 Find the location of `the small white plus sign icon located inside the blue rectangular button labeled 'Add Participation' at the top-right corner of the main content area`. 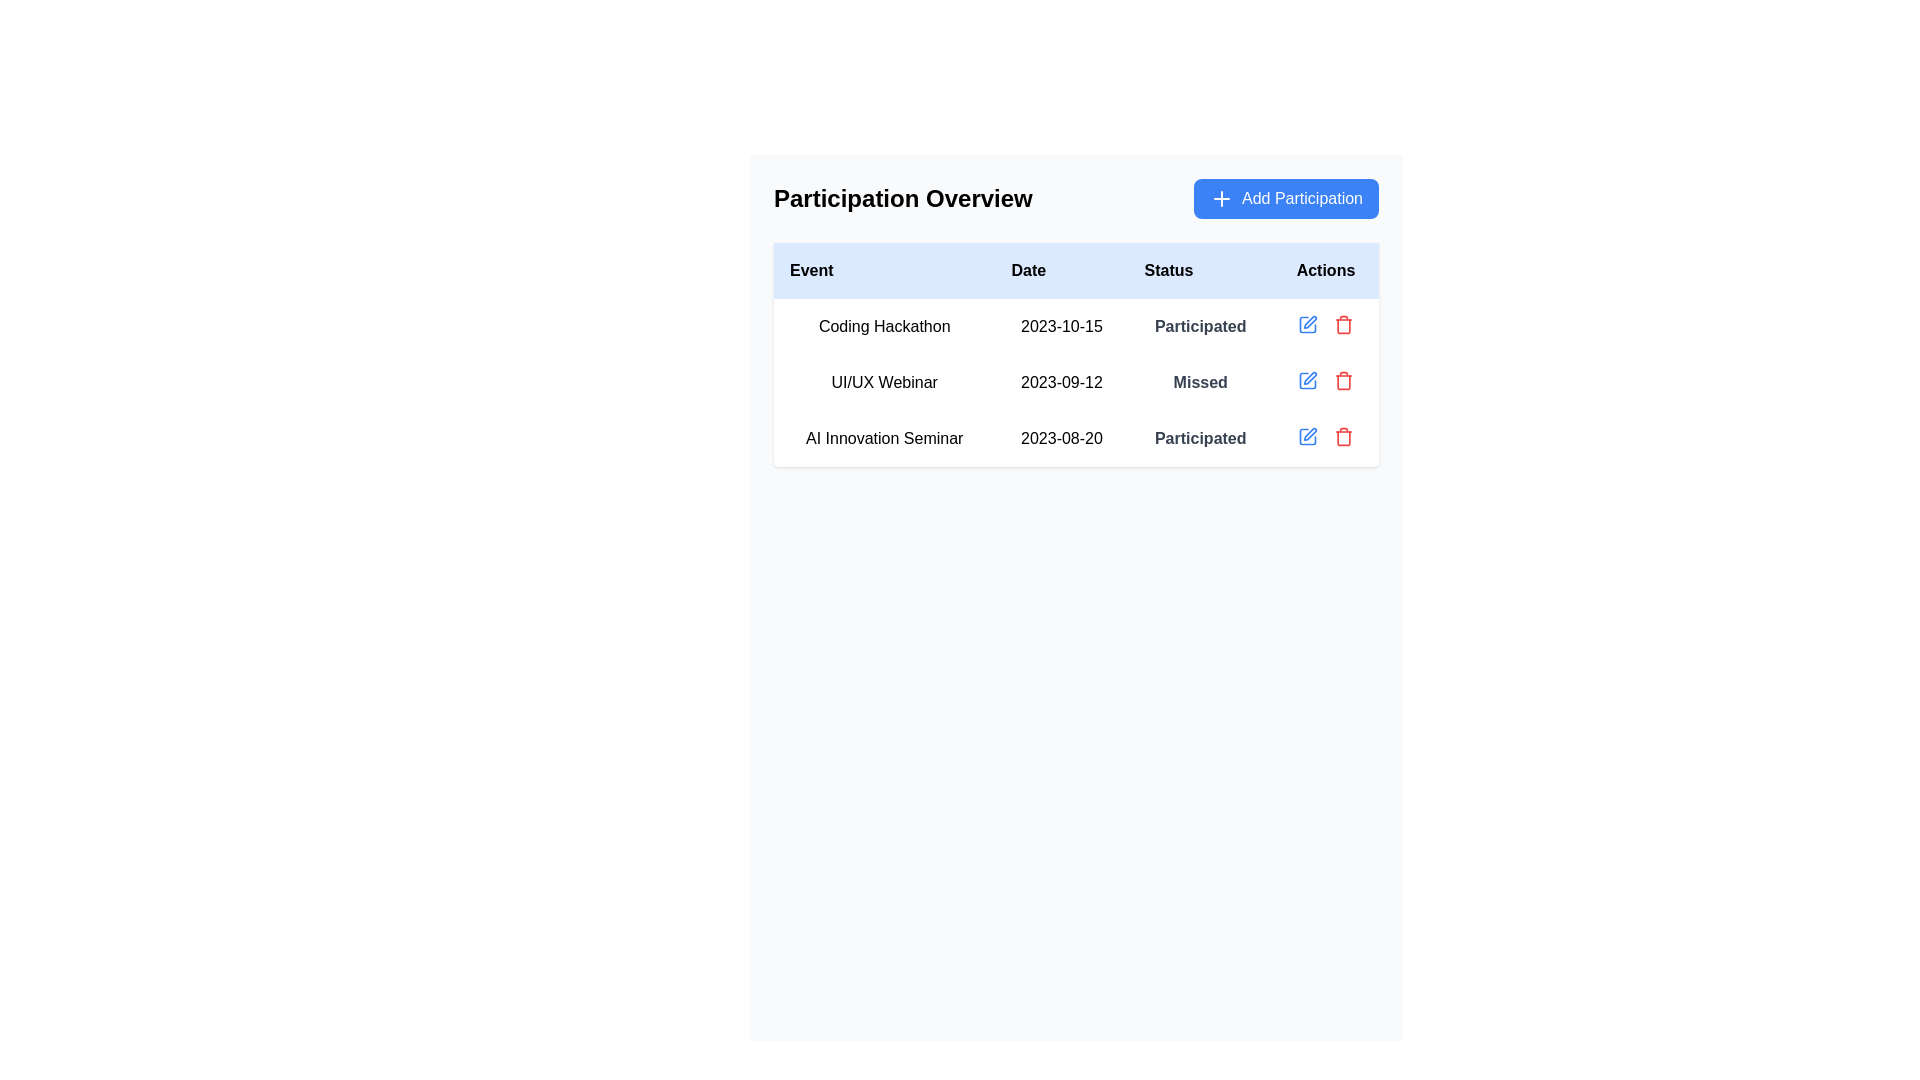

the small white plus sign icon located inside the blue rectangular button labeled 'Add Participation' at the top-right corner of the main content area is located at coordinates (1221, 199).